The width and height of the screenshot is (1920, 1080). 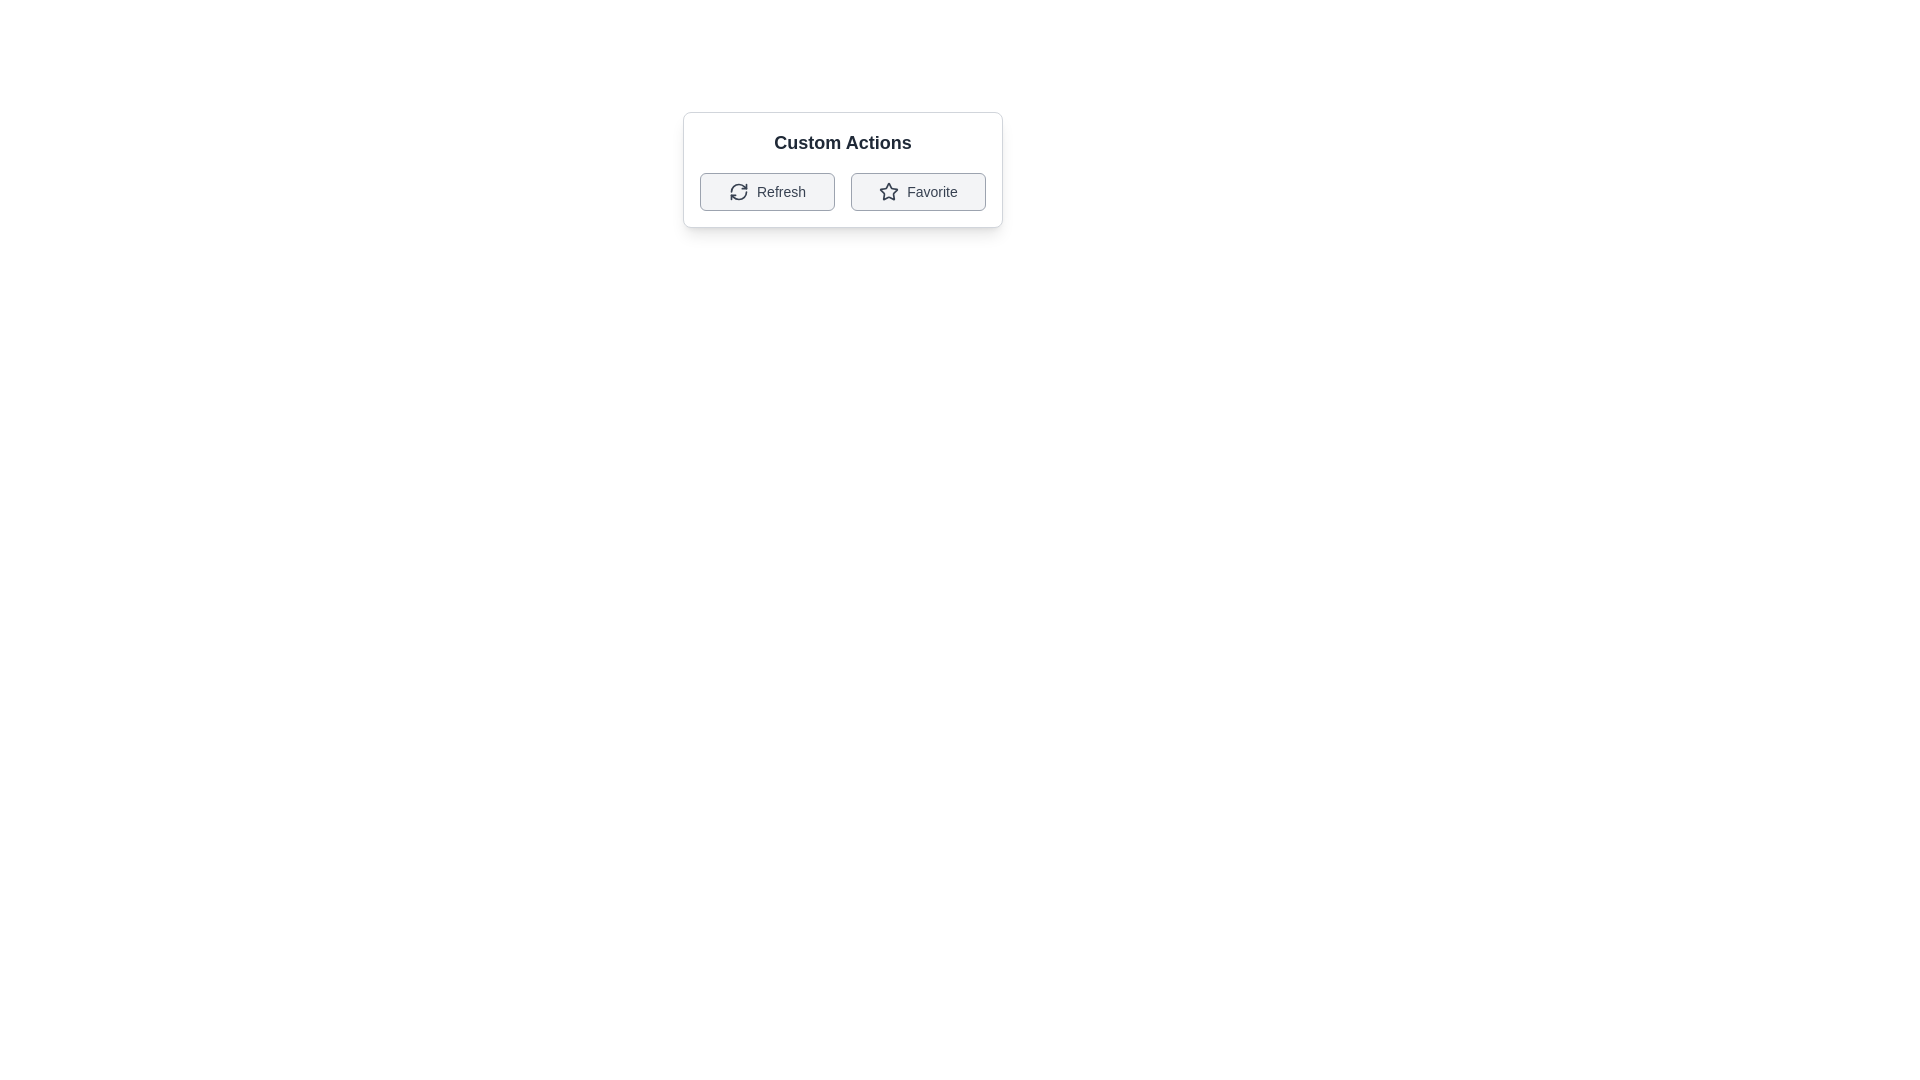 I want to click on the second actionable icon in the 'Custom Actions' section, located under the 'Favorite' text and to the right of the 'Refresh' button, so click(x=888, y=191).